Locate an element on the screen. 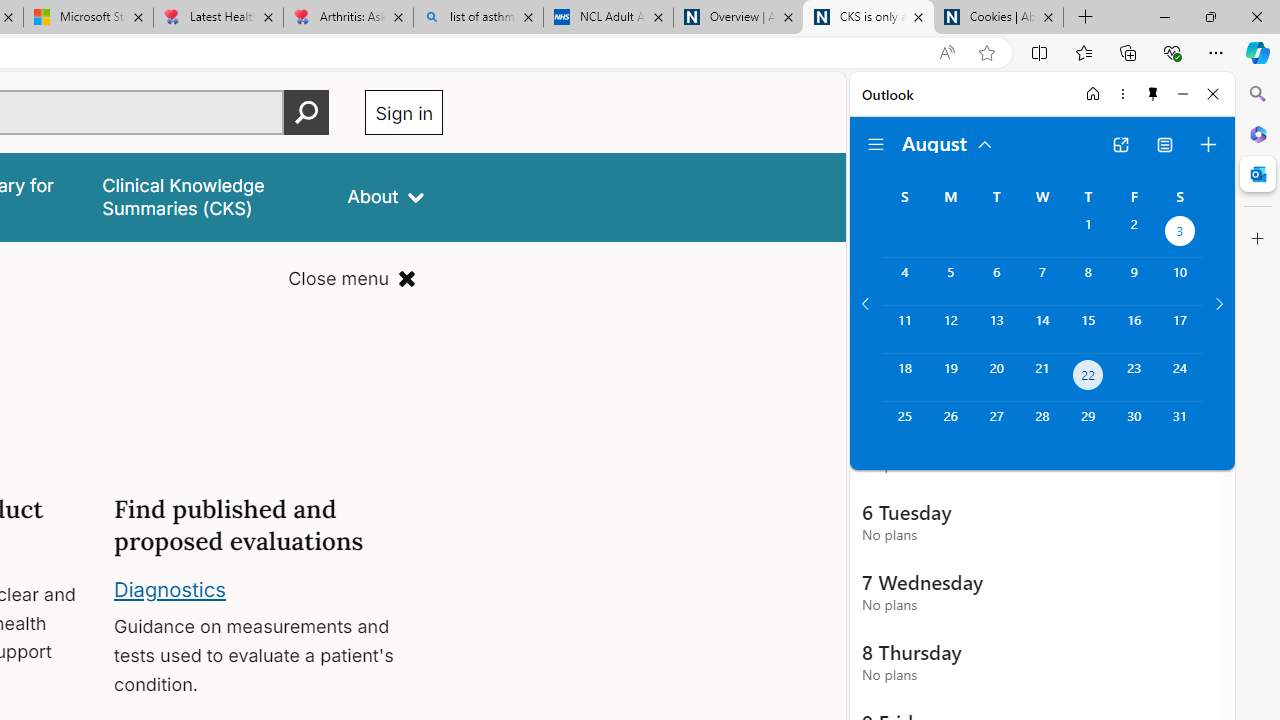 The height and width of the screenshot is (720, 1280). 'Thursday, August 22, 2024. Today. ' is located at coordinates (1087, 377).